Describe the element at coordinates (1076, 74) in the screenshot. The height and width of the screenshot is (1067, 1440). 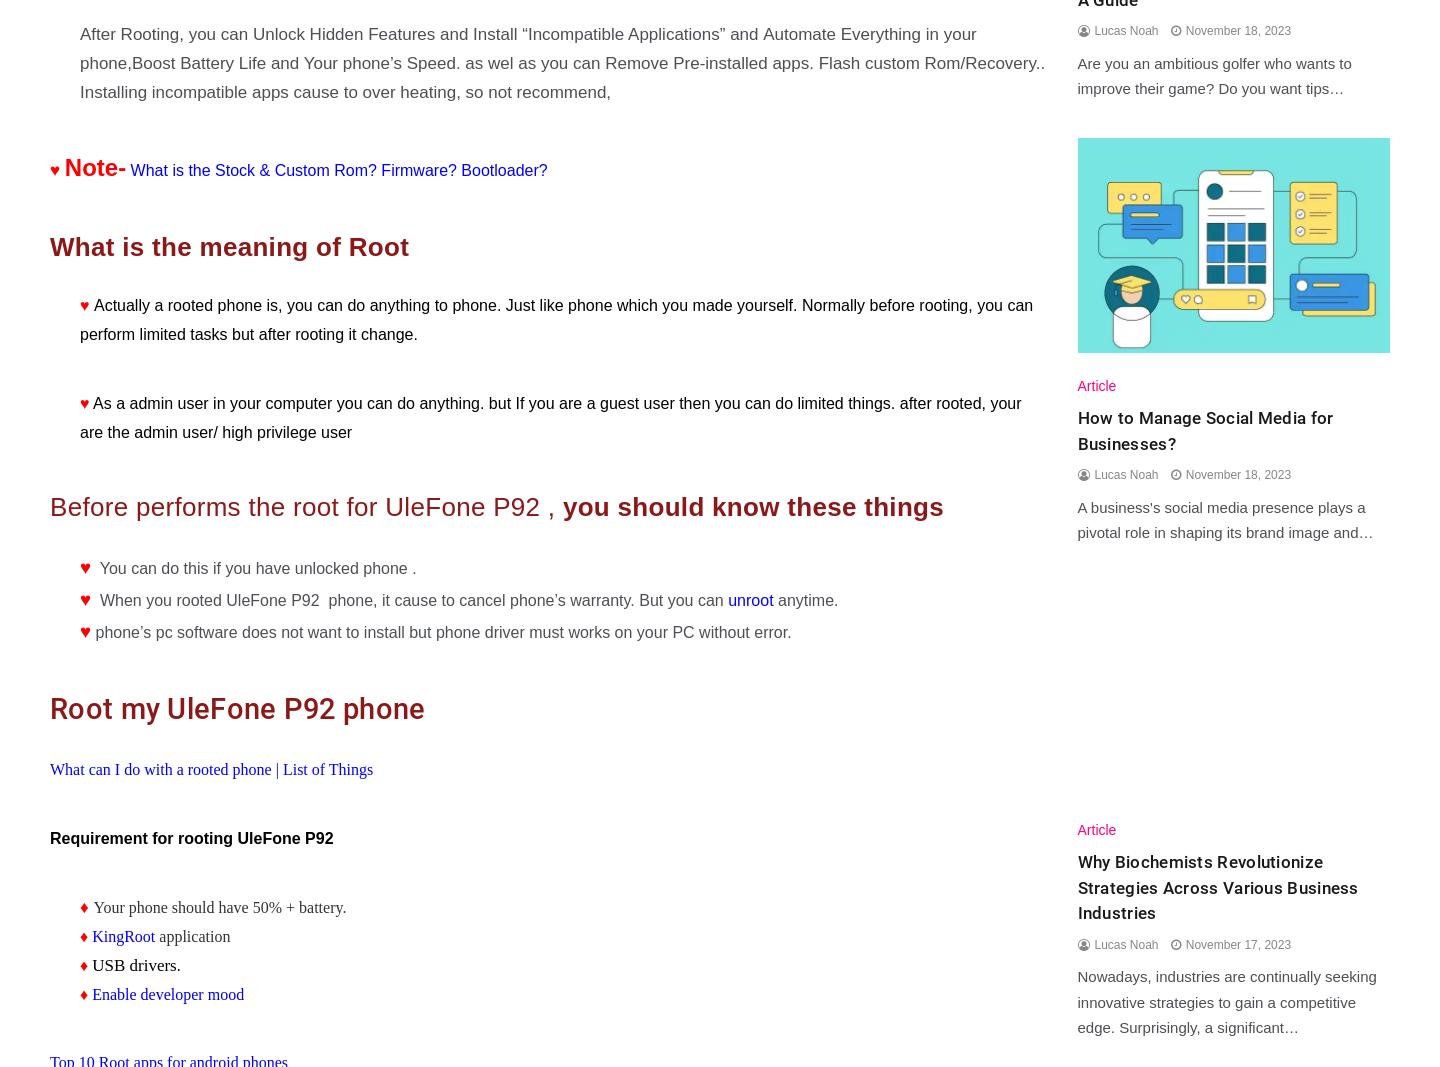
I see `'Are you an ambitious golfer who wants to improve their game? Do you want tips…'` at that location.